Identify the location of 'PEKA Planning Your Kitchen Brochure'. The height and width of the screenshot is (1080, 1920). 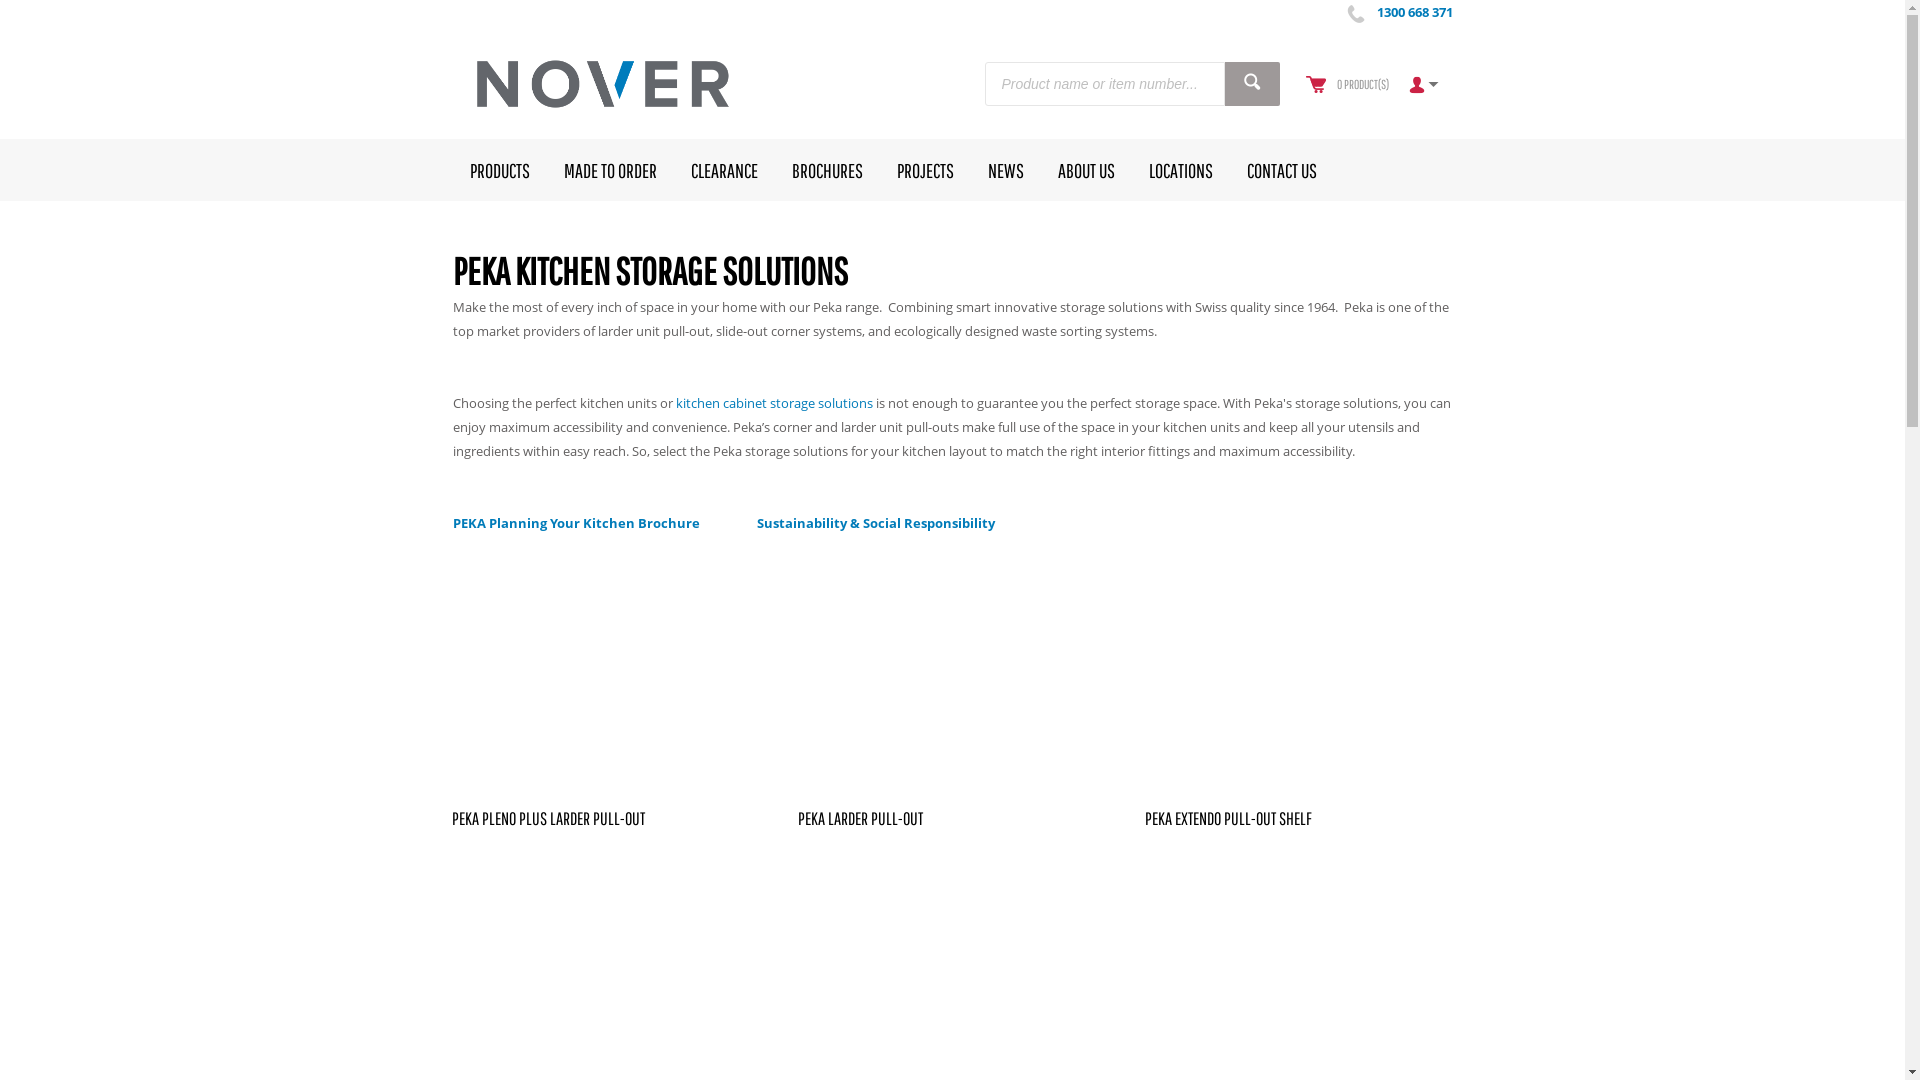
(574, 522).